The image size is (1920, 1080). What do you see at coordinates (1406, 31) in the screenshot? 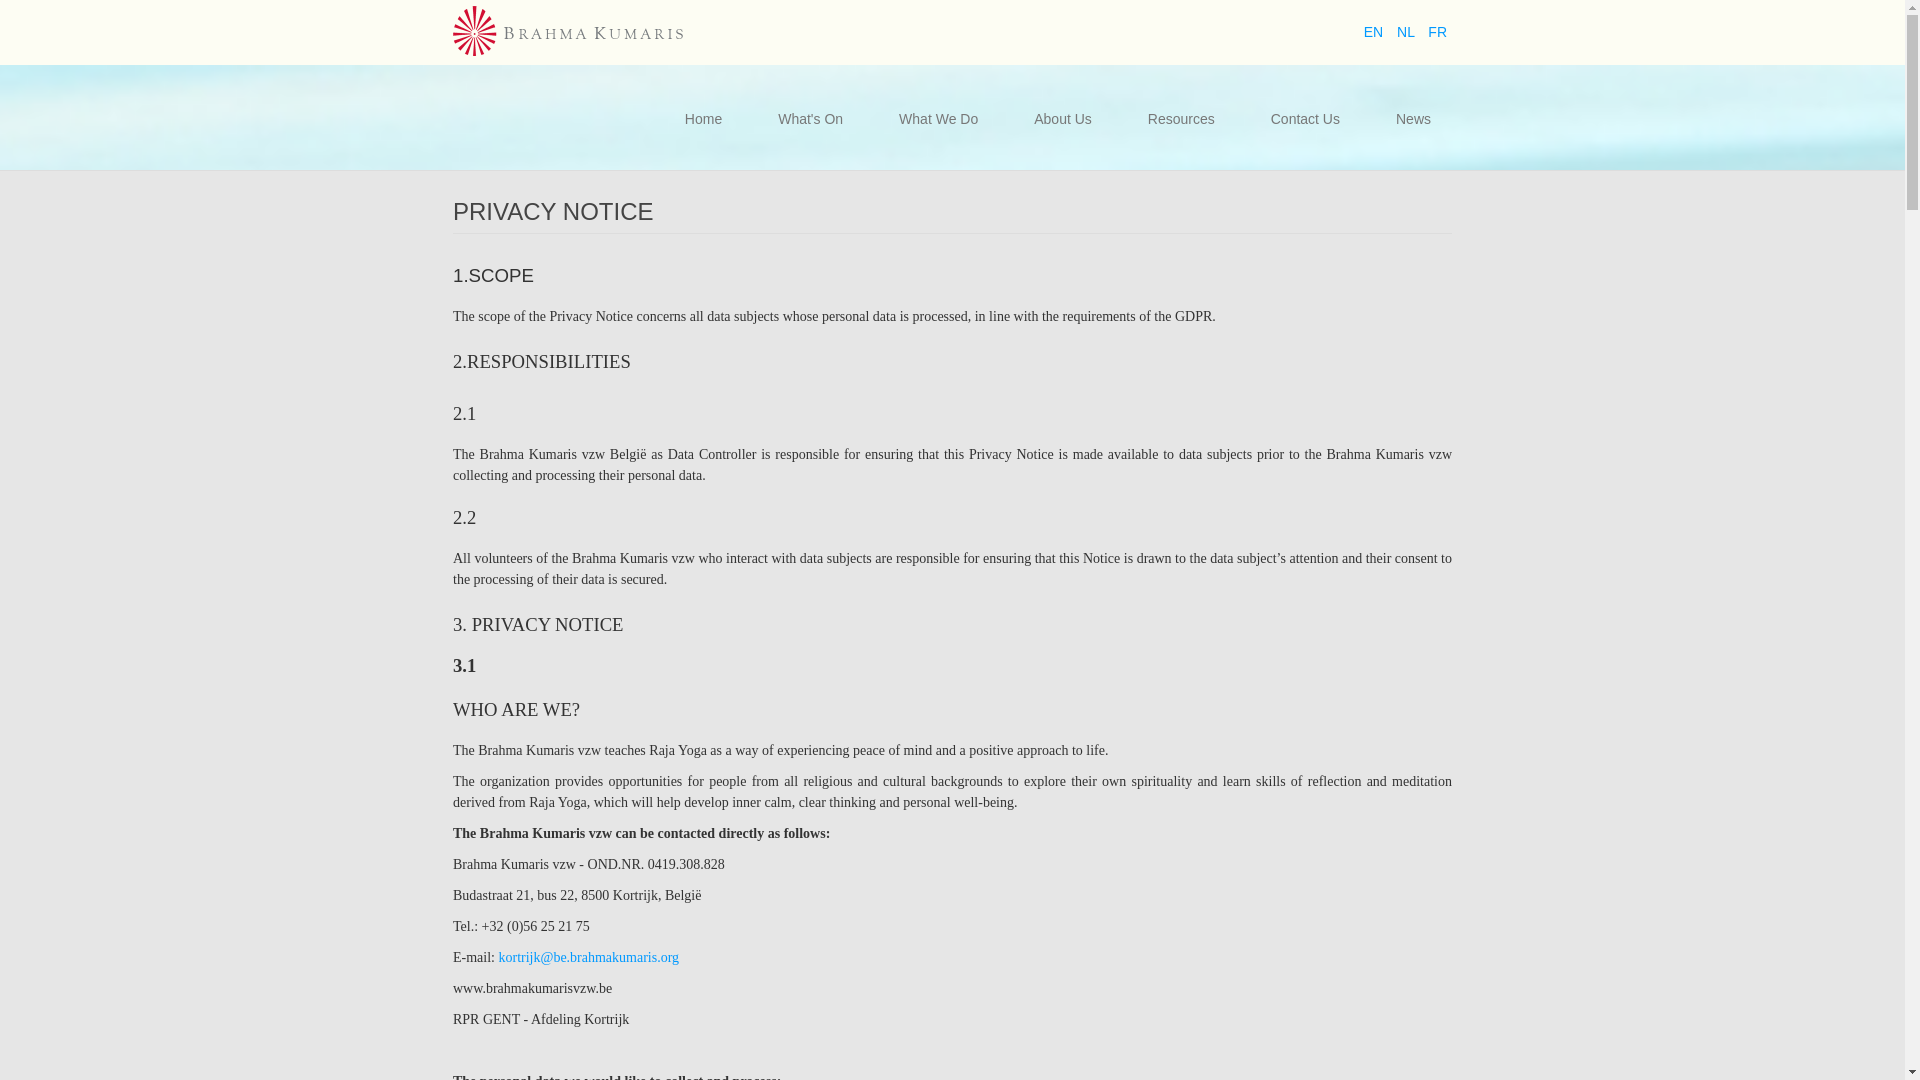
I see `'NL'` at bounding box center [1406, 31].